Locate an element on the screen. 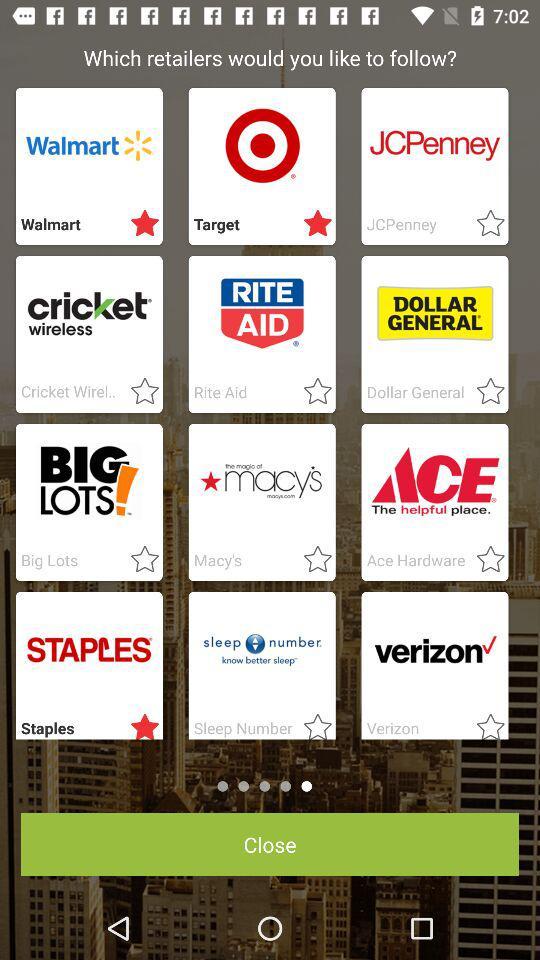  favorite is located at coordinates (483, 391).